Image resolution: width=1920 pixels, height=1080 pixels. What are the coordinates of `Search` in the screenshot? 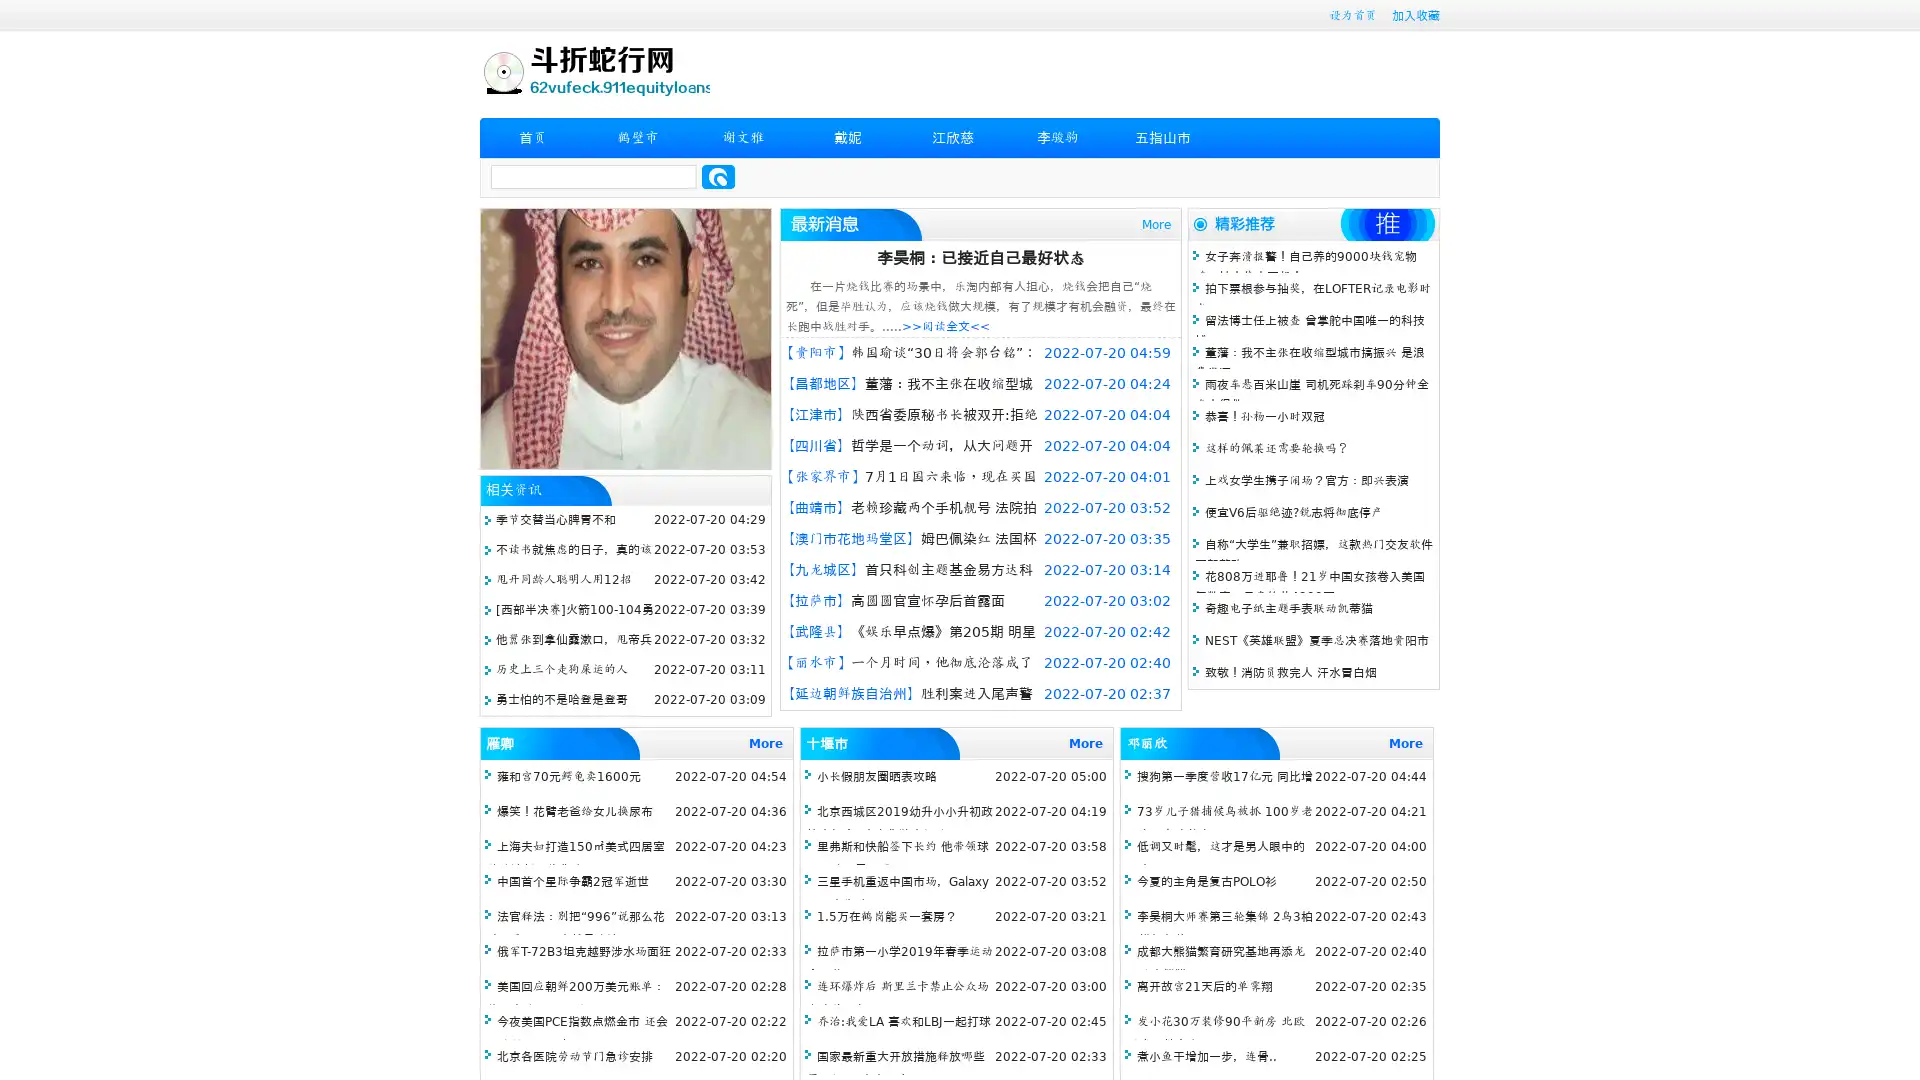 It's located at (718, 176).